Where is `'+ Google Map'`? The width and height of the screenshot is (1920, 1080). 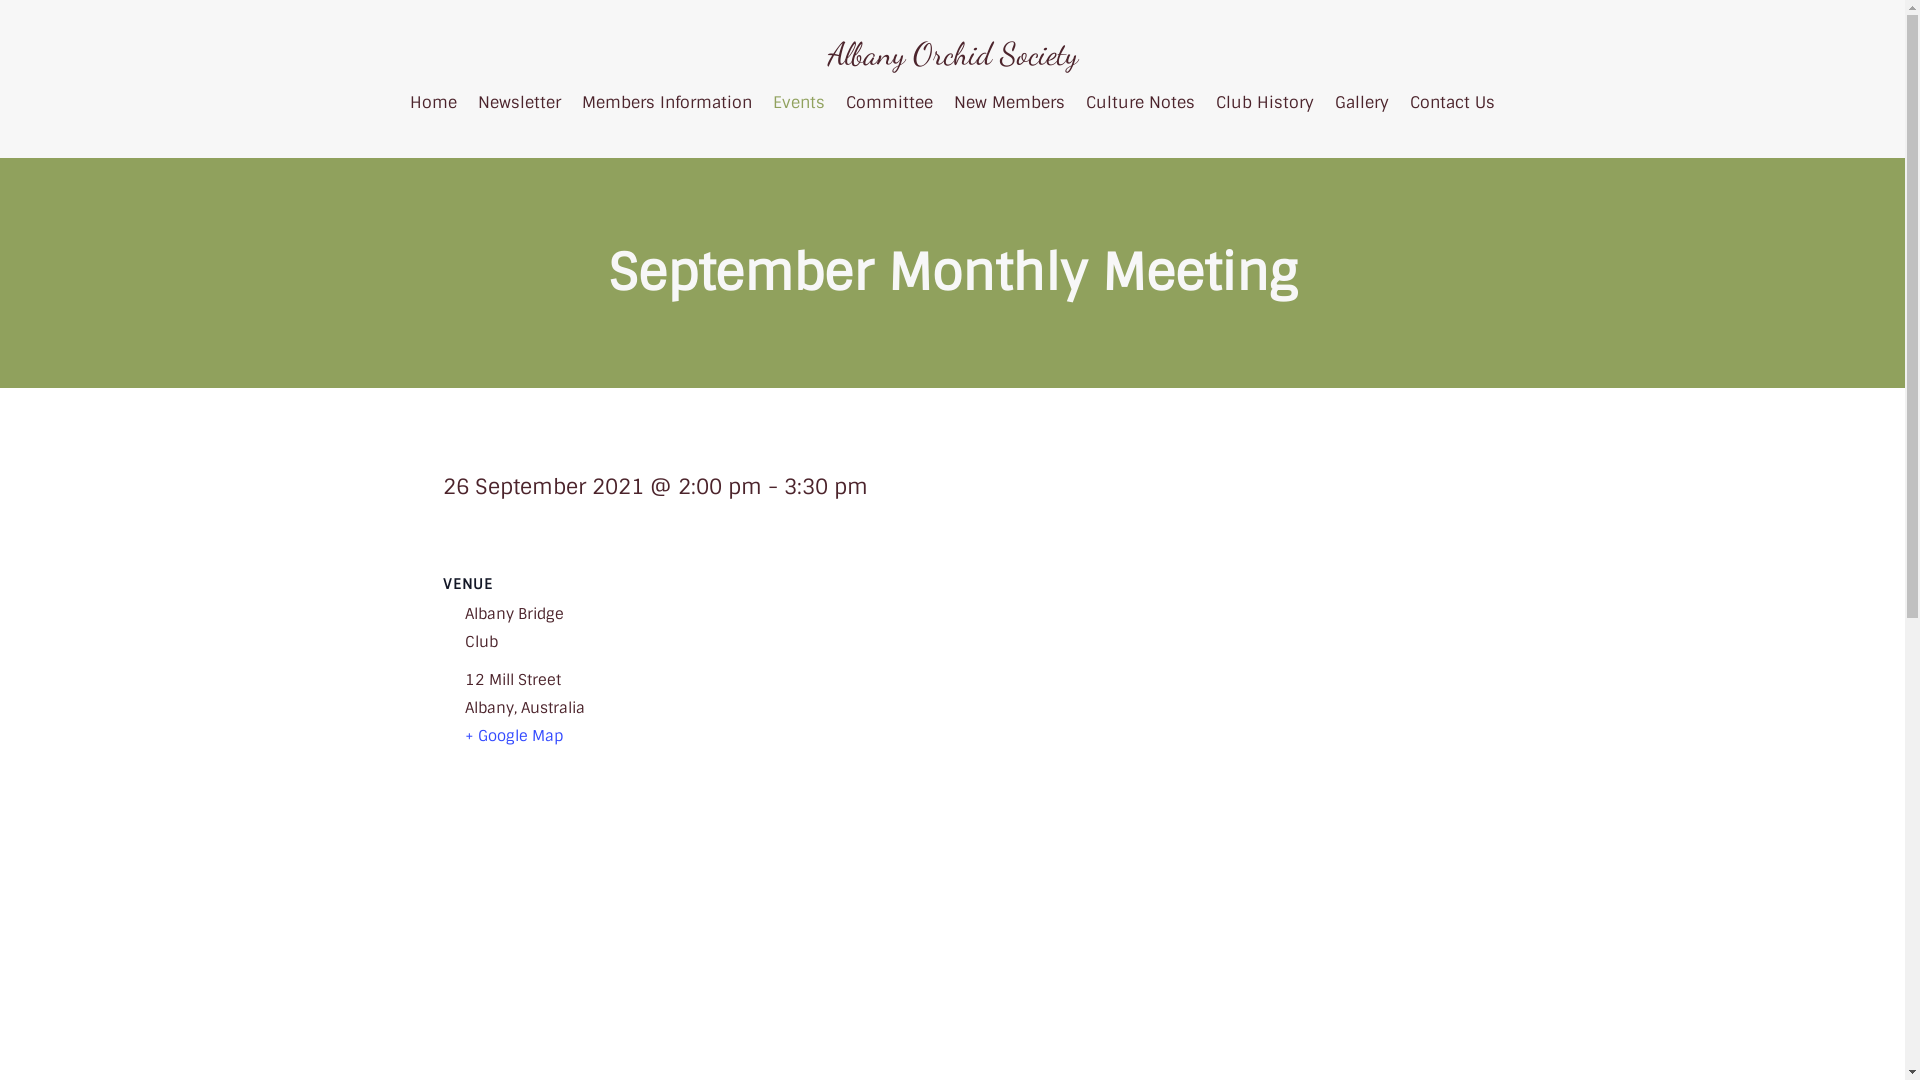
'+ Google Map' is located at coordinates (513, 736).